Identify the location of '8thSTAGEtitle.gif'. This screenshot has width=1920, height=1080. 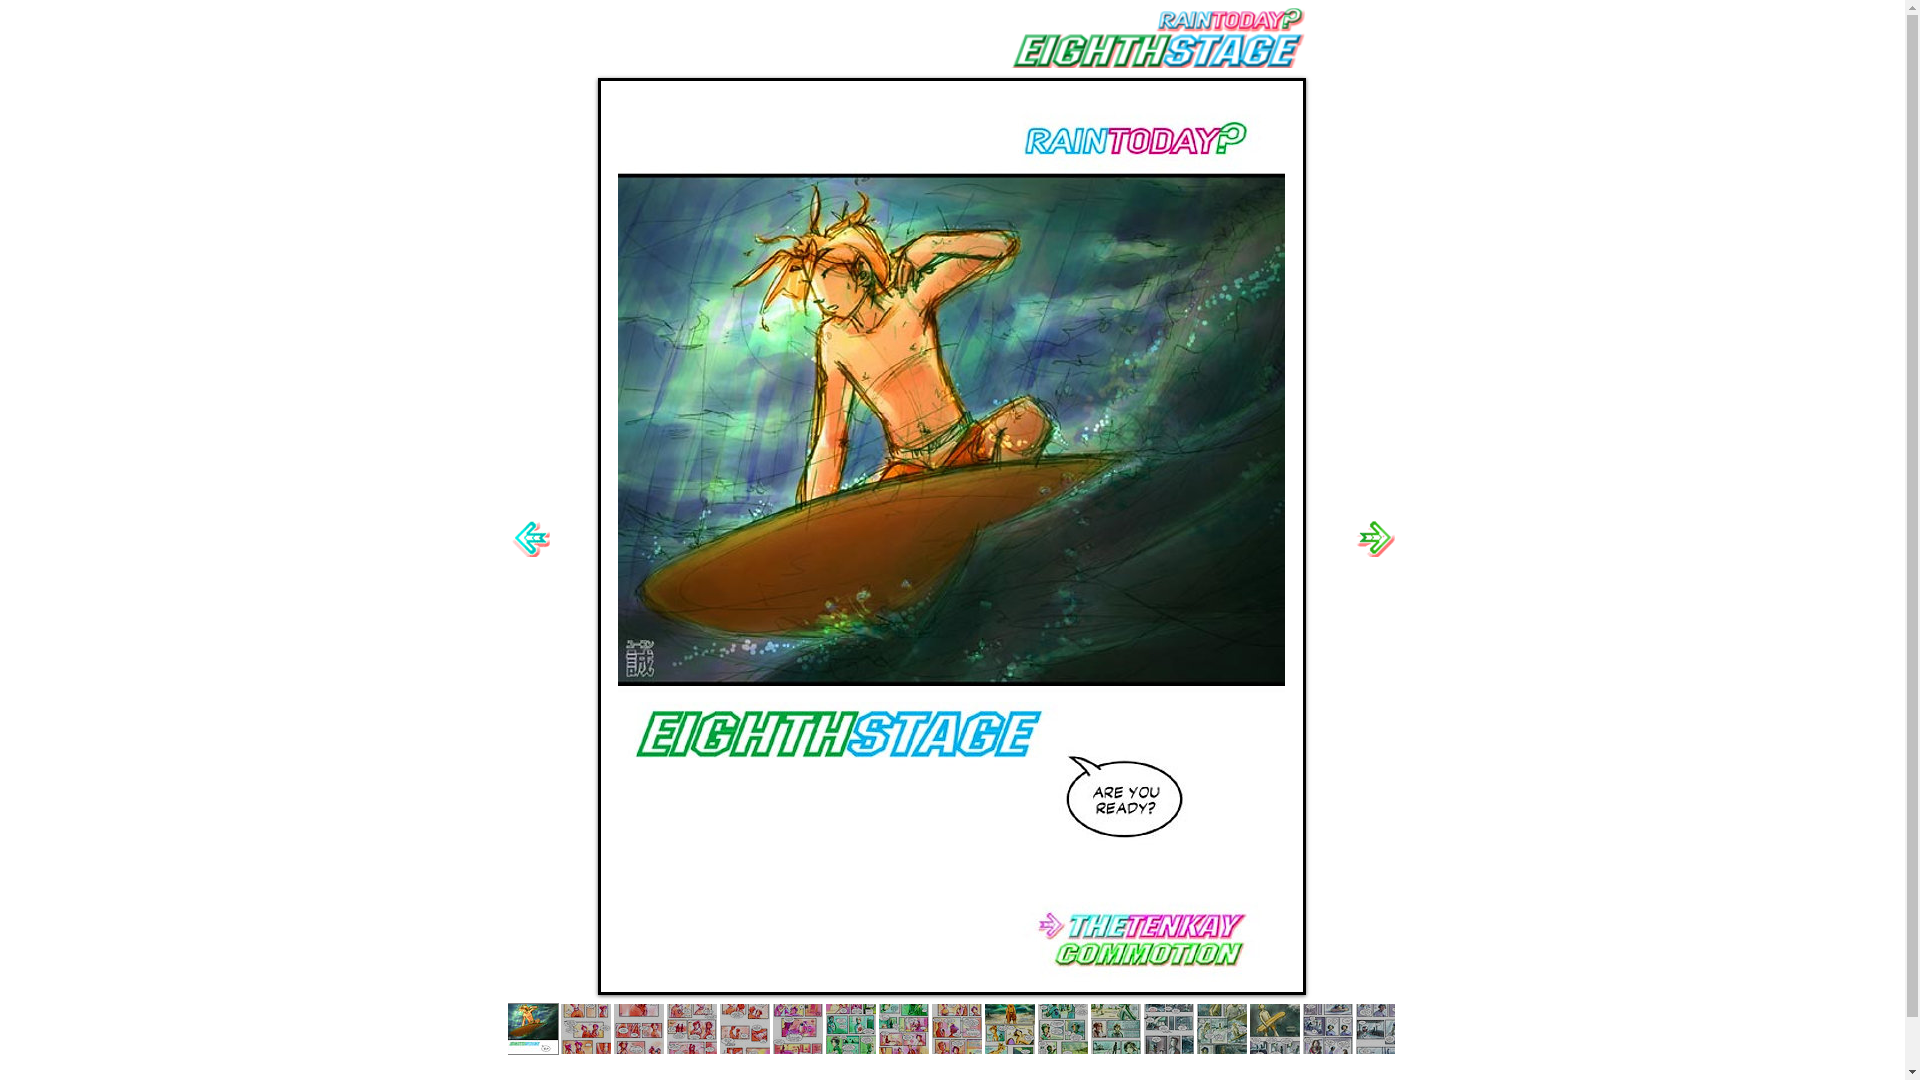
(1157, 38).